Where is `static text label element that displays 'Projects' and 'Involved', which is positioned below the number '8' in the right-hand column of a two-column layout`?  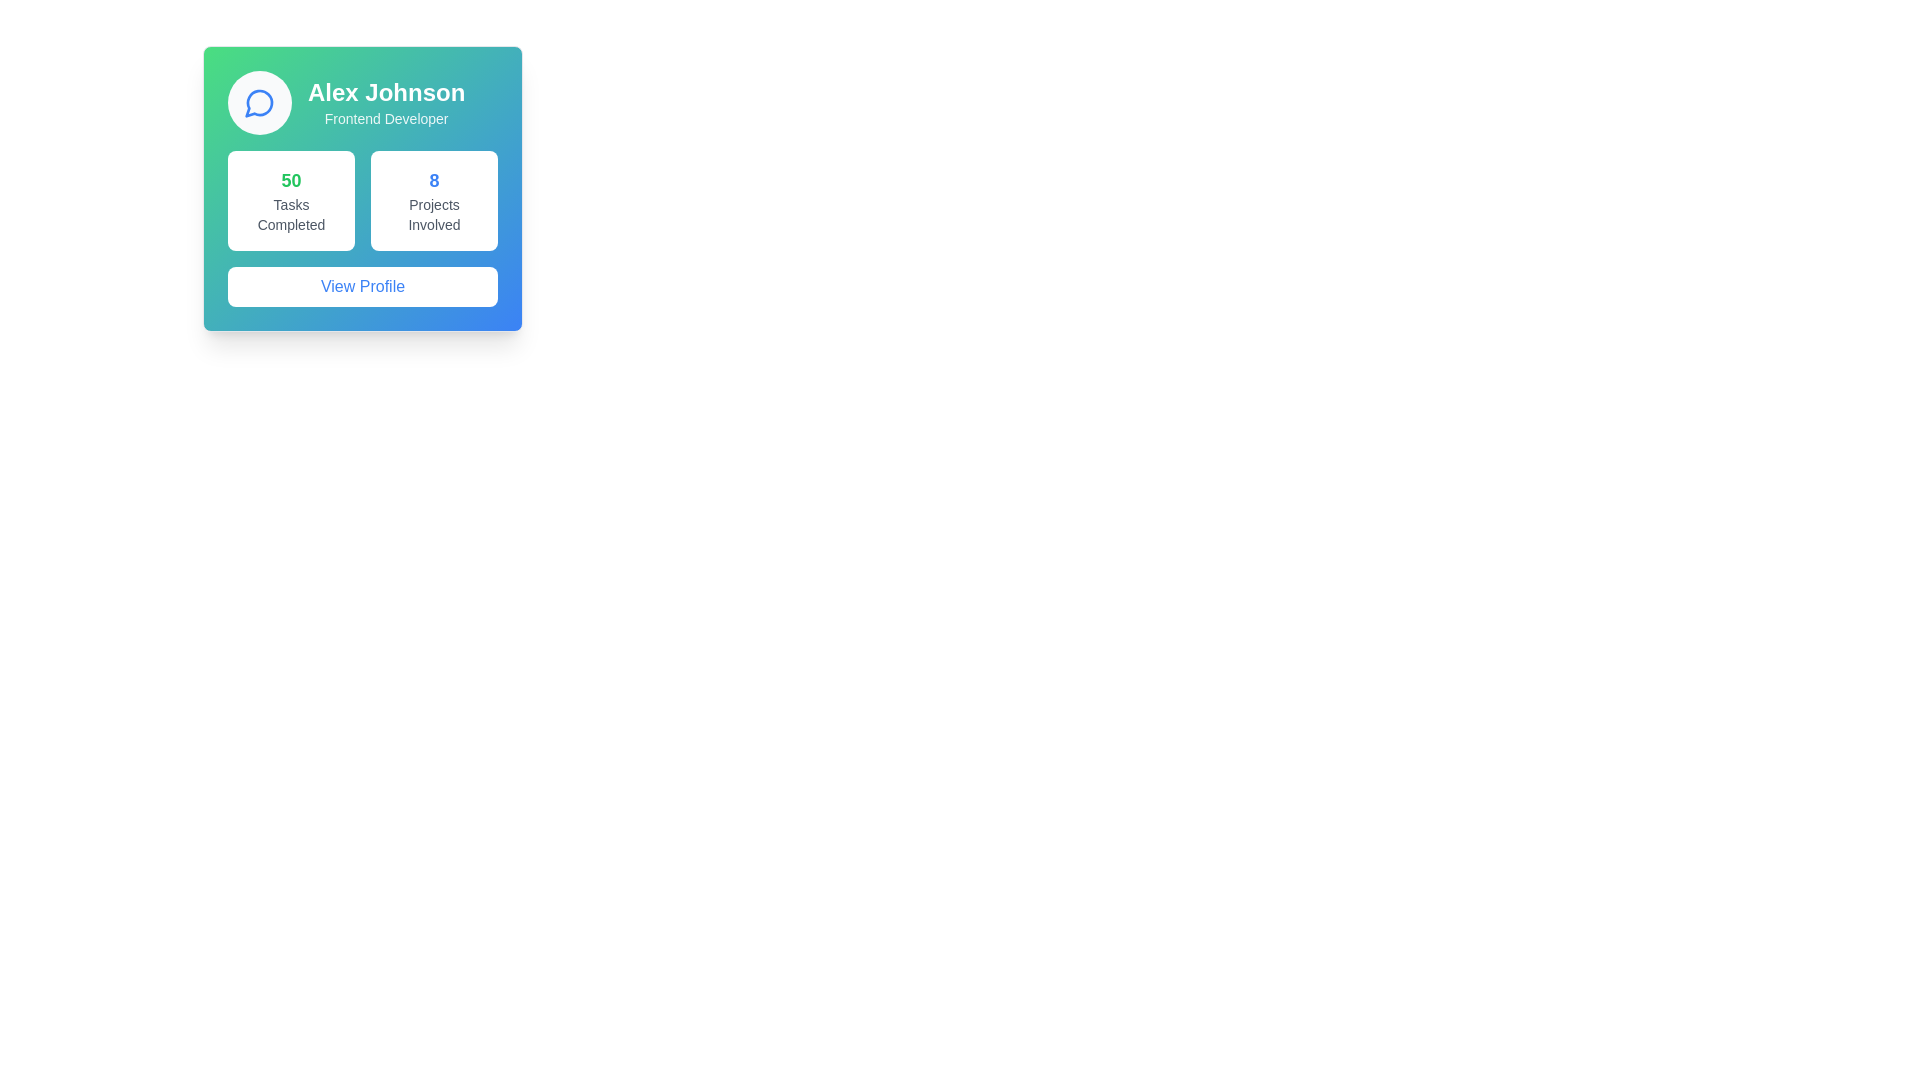 static text label element that displays 'Projects' and 'Involved', which is positioned below the number '8' in the right-hand column of a two-column layout is located at coordinates (433, 215).